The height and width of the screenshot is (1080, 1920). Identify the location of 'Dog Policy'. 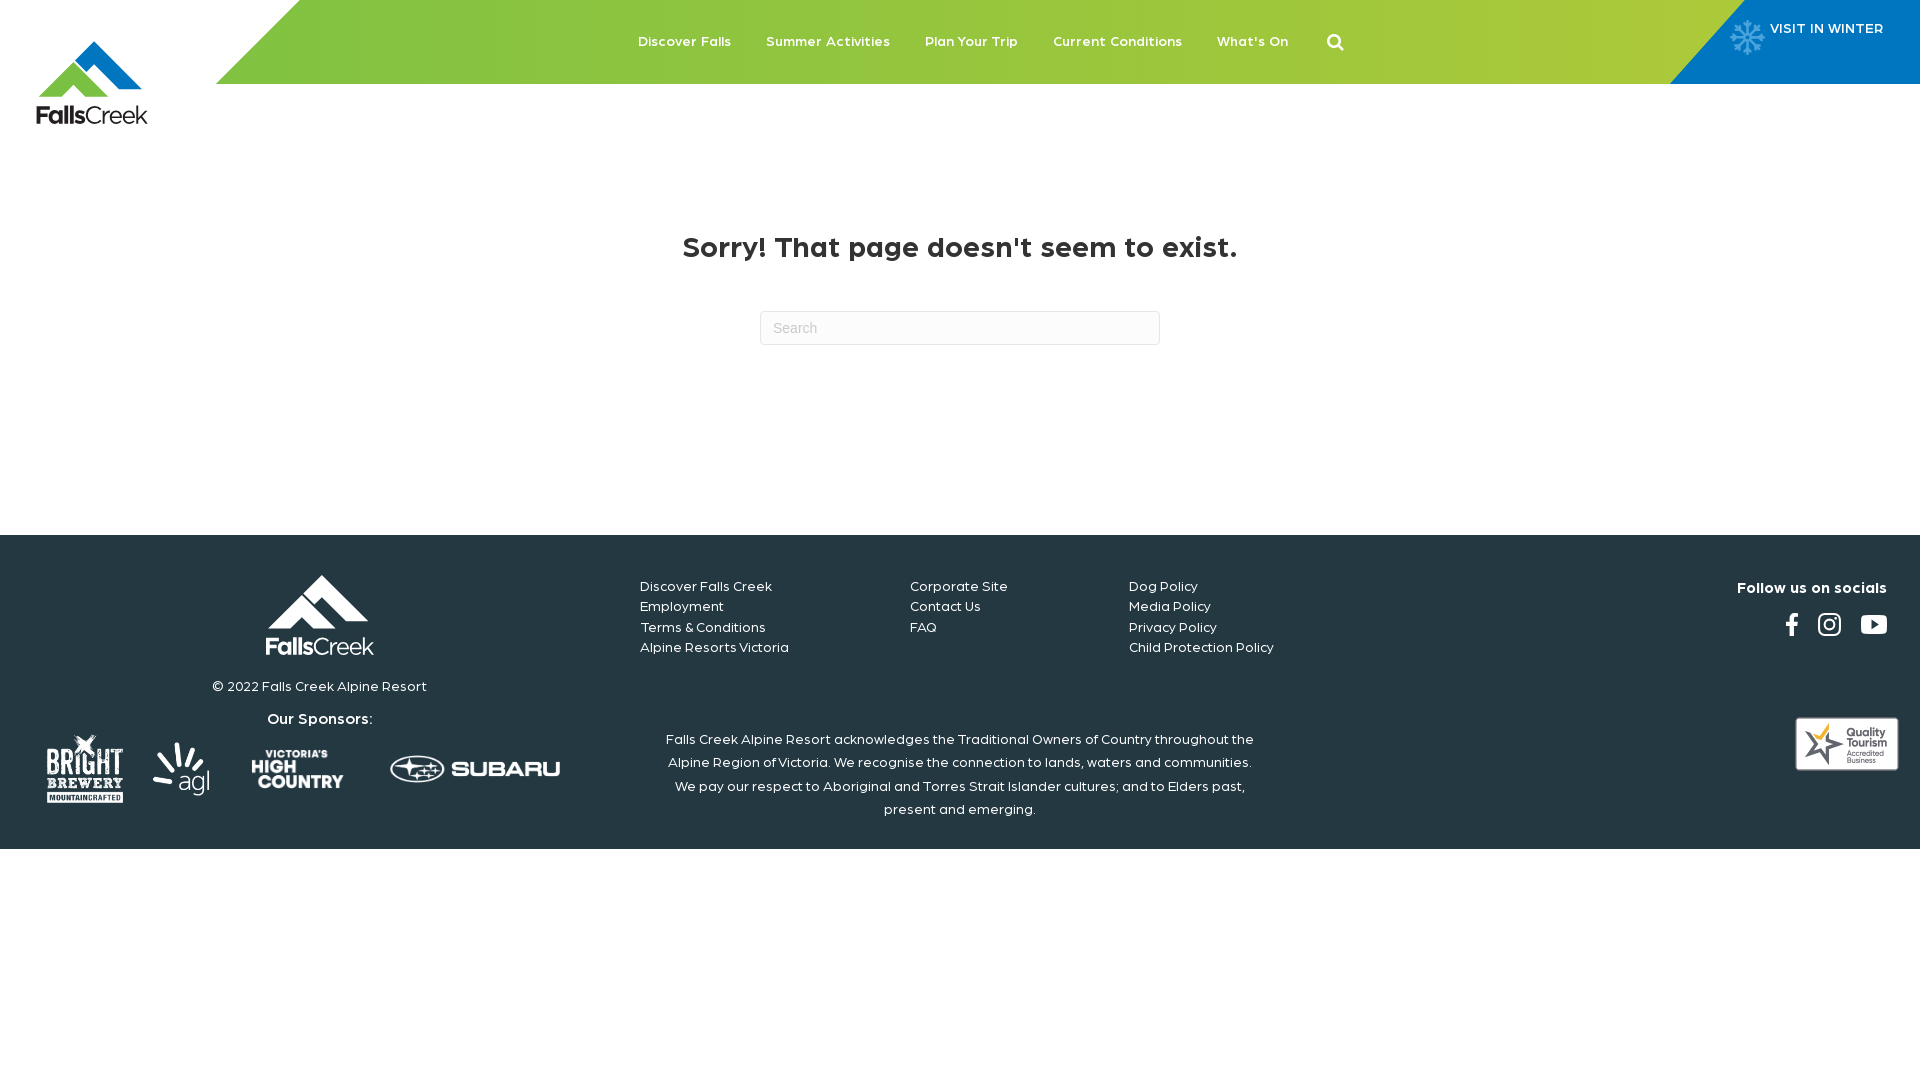
(1163, 585).